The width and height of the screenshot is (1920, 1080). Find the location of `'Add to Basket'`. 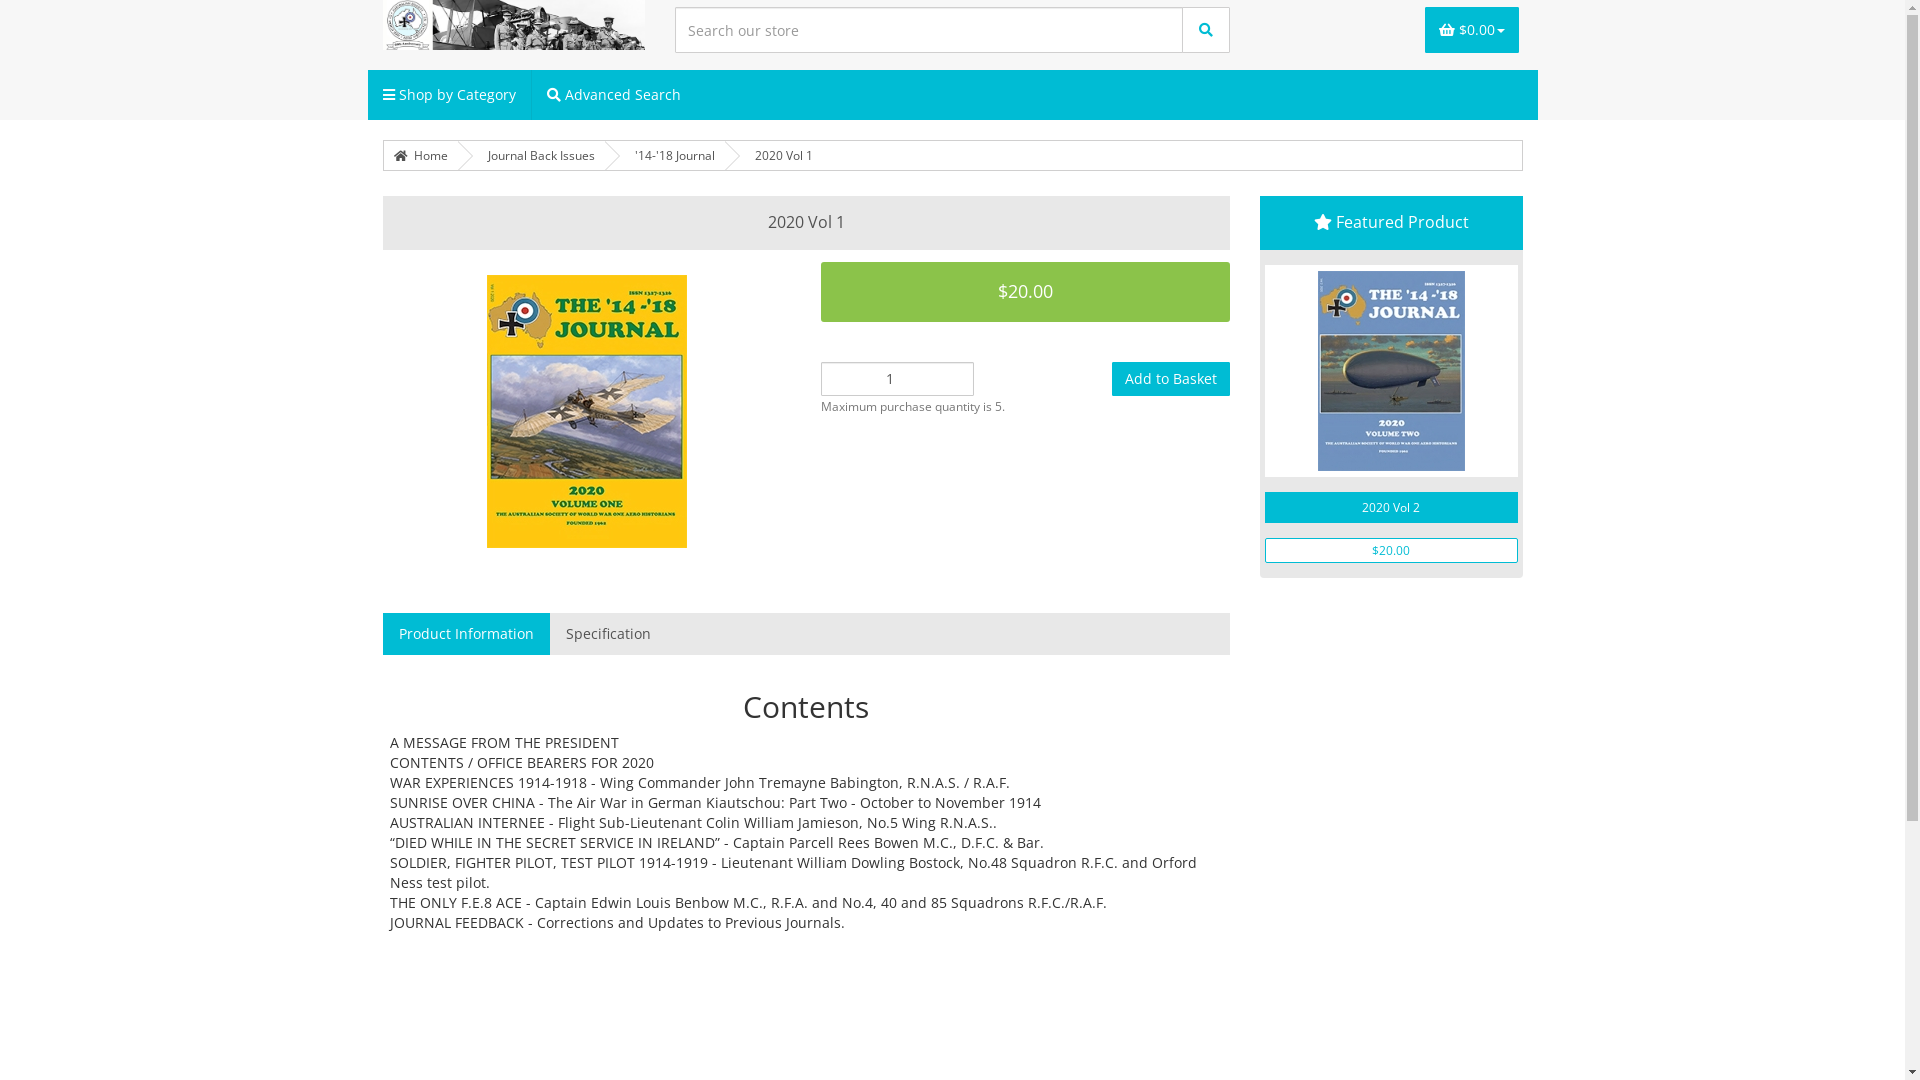

'Add to Basket' is located at coordinates (1171, 378).